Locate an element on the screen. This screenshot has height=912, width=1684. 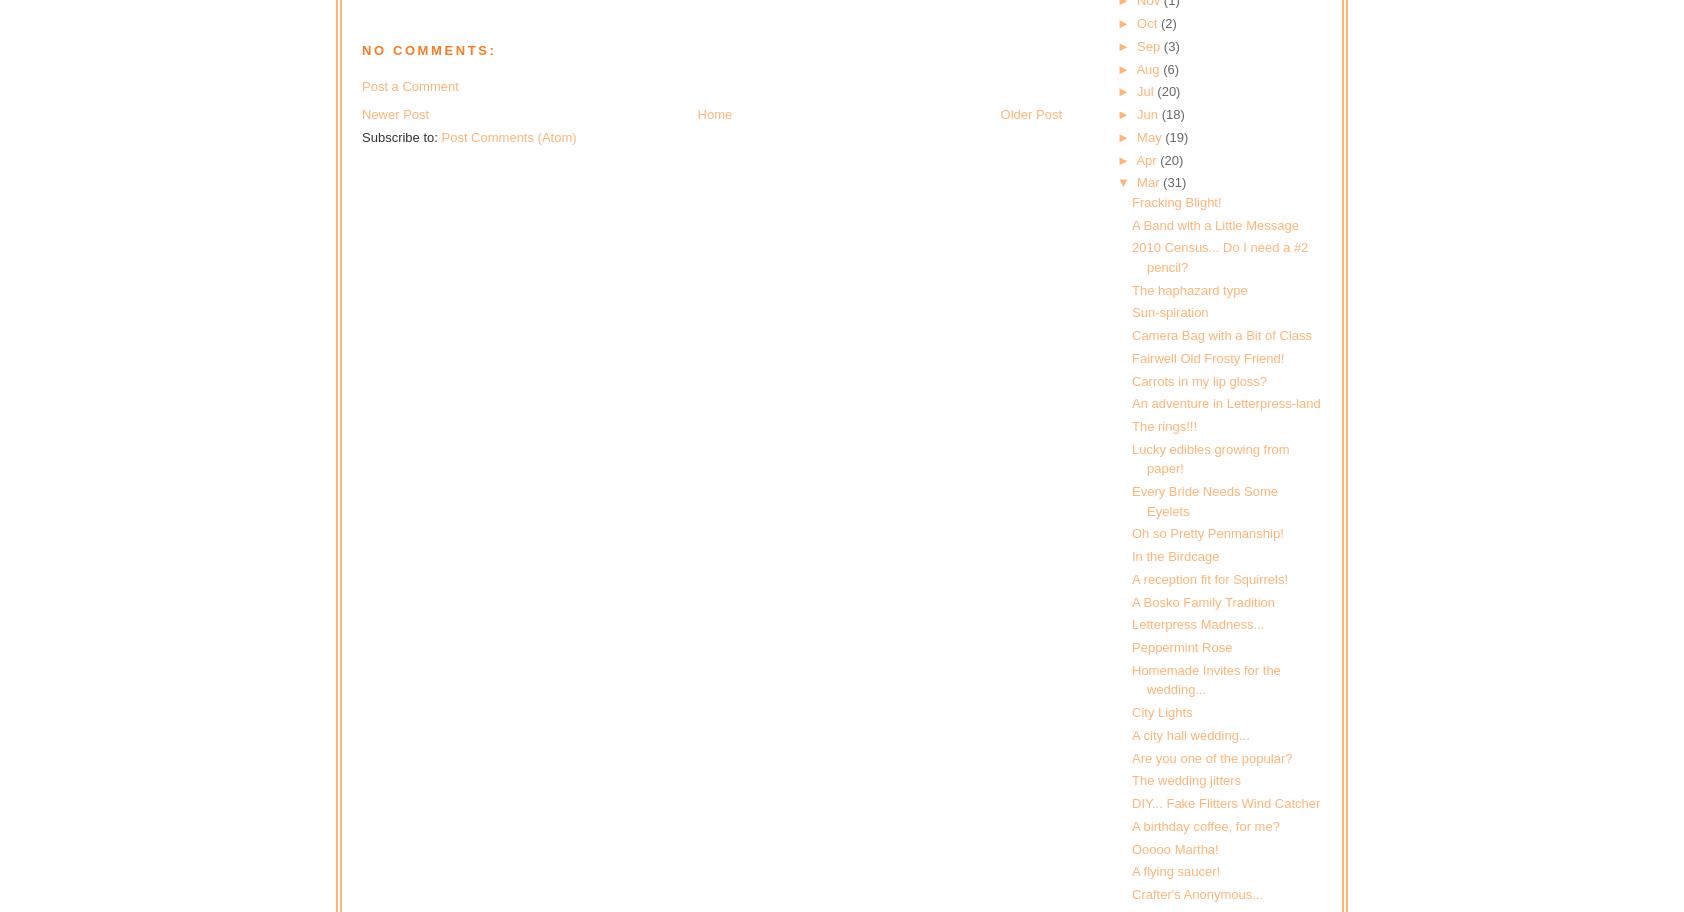
'A flying saucer!' is located at coordinates (1175, 871).